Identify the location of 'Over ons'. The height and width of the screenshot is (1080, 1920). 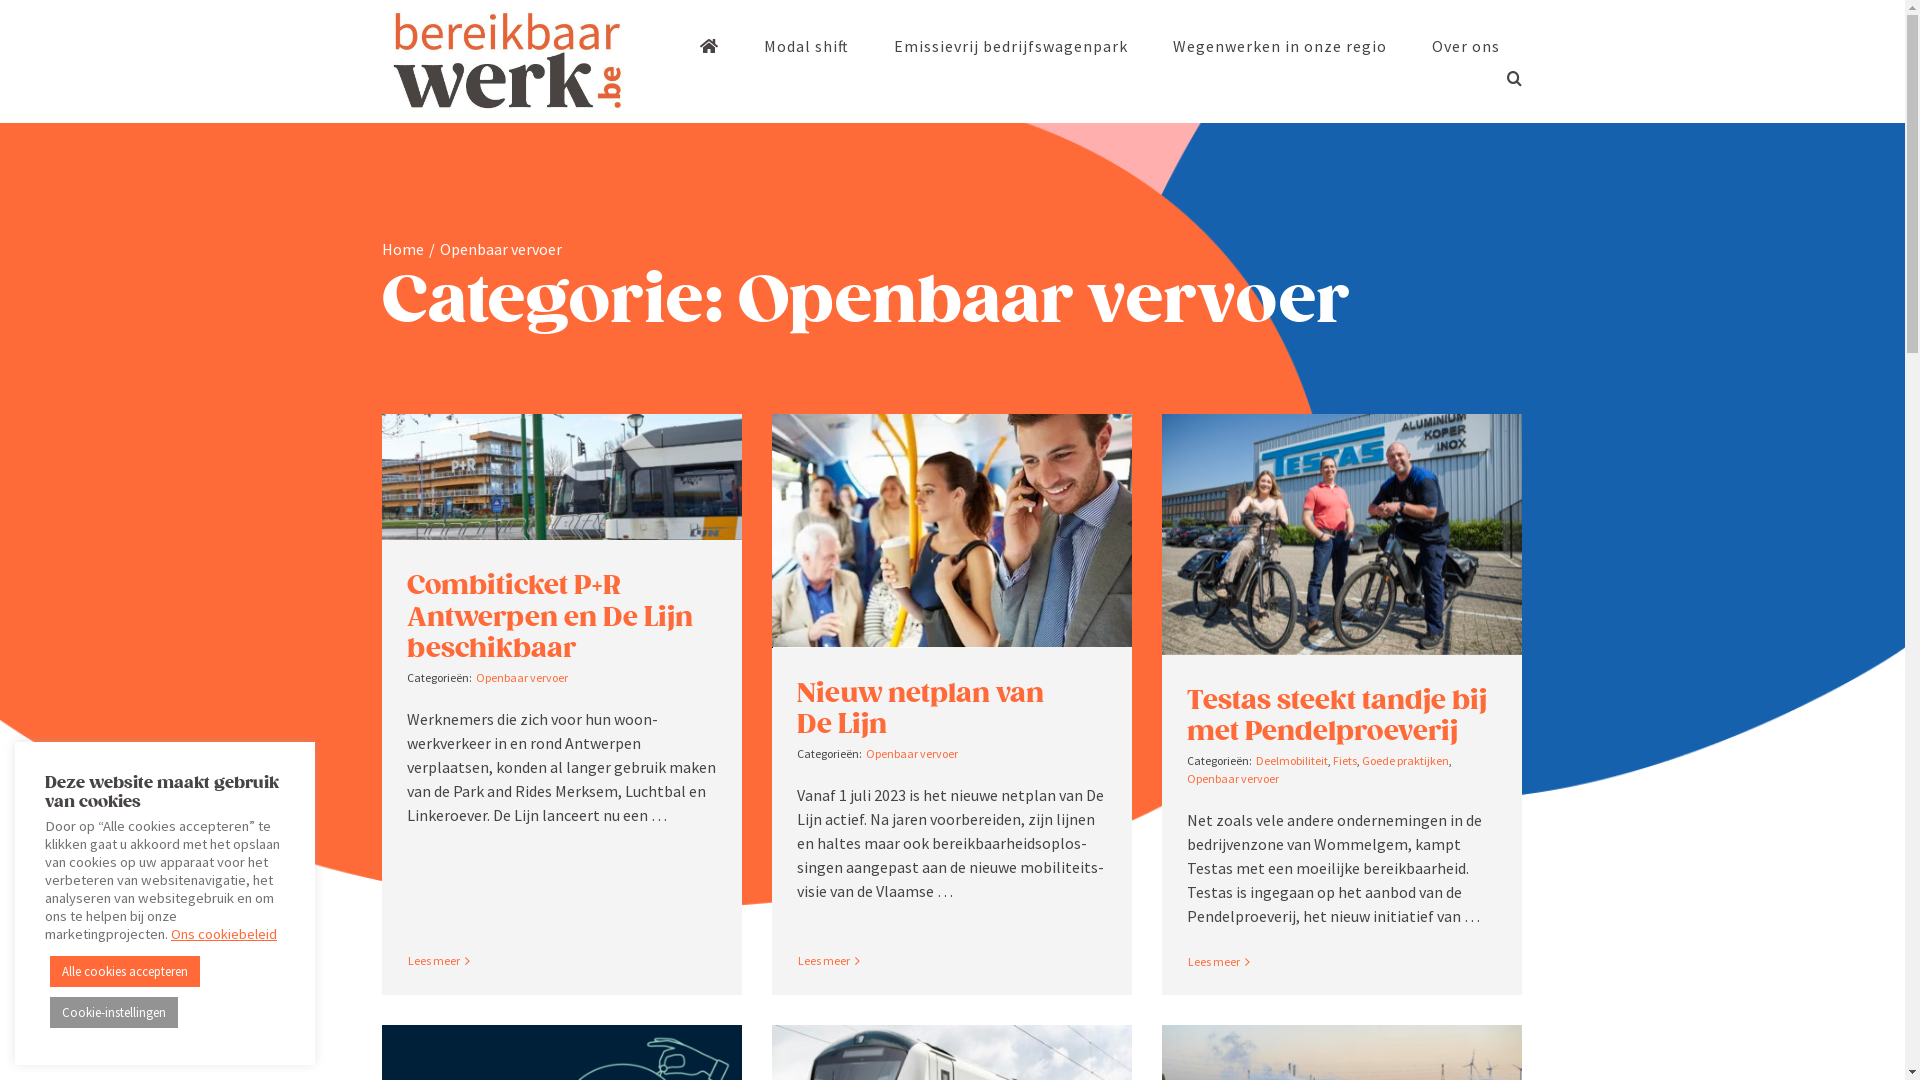
(1465, 45).